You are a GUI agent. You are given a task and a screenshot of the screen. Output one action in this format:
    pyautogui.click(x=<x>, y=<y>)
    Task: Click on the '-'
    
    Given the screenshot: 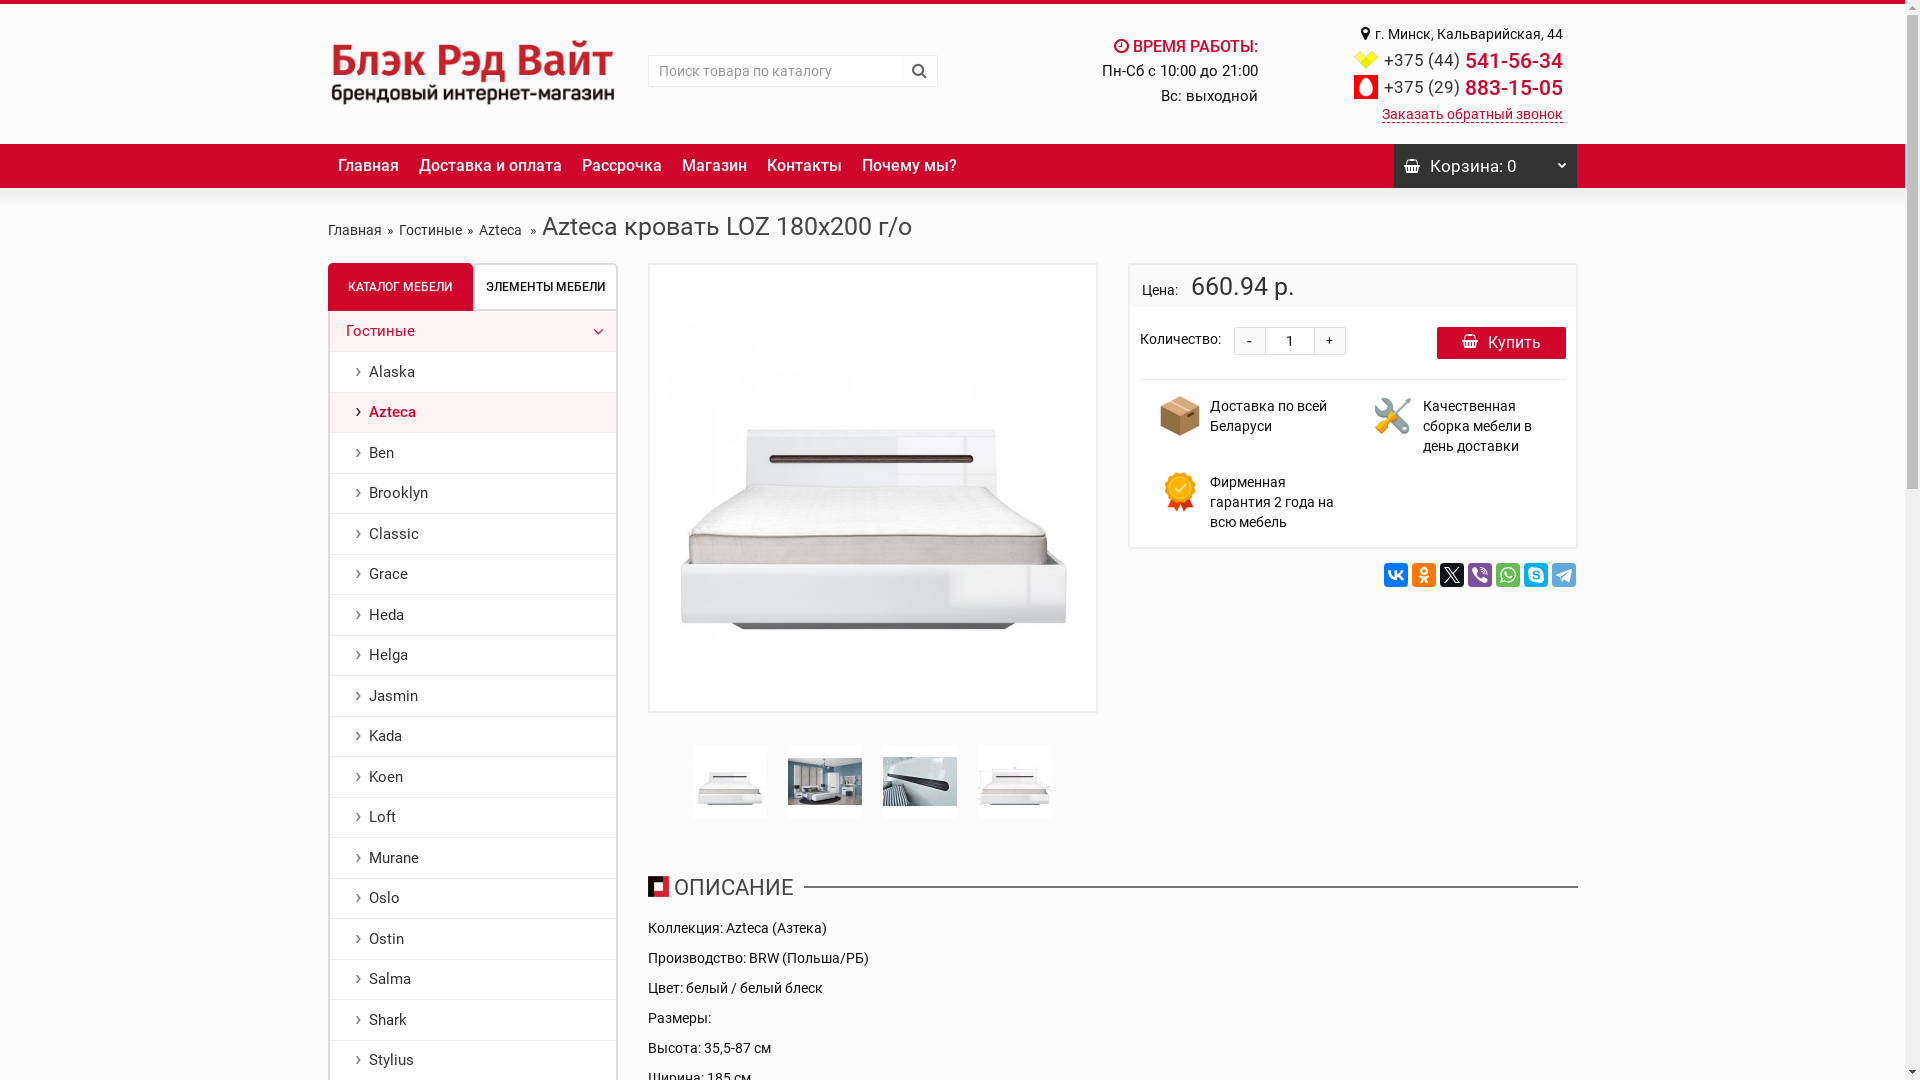 What is the action you would take?
    pyautogui.click(x=1247, y=339)
    